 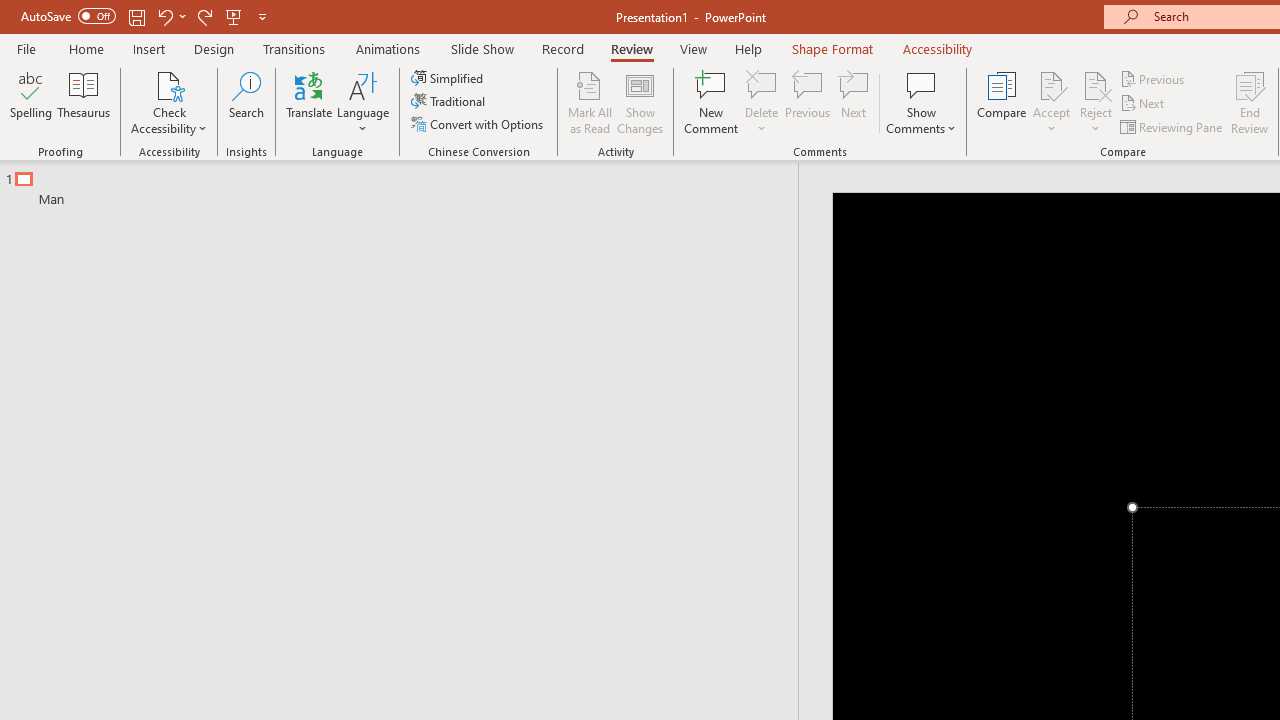 I want to click on 'Accept Change', so click(x=1050, y=84).